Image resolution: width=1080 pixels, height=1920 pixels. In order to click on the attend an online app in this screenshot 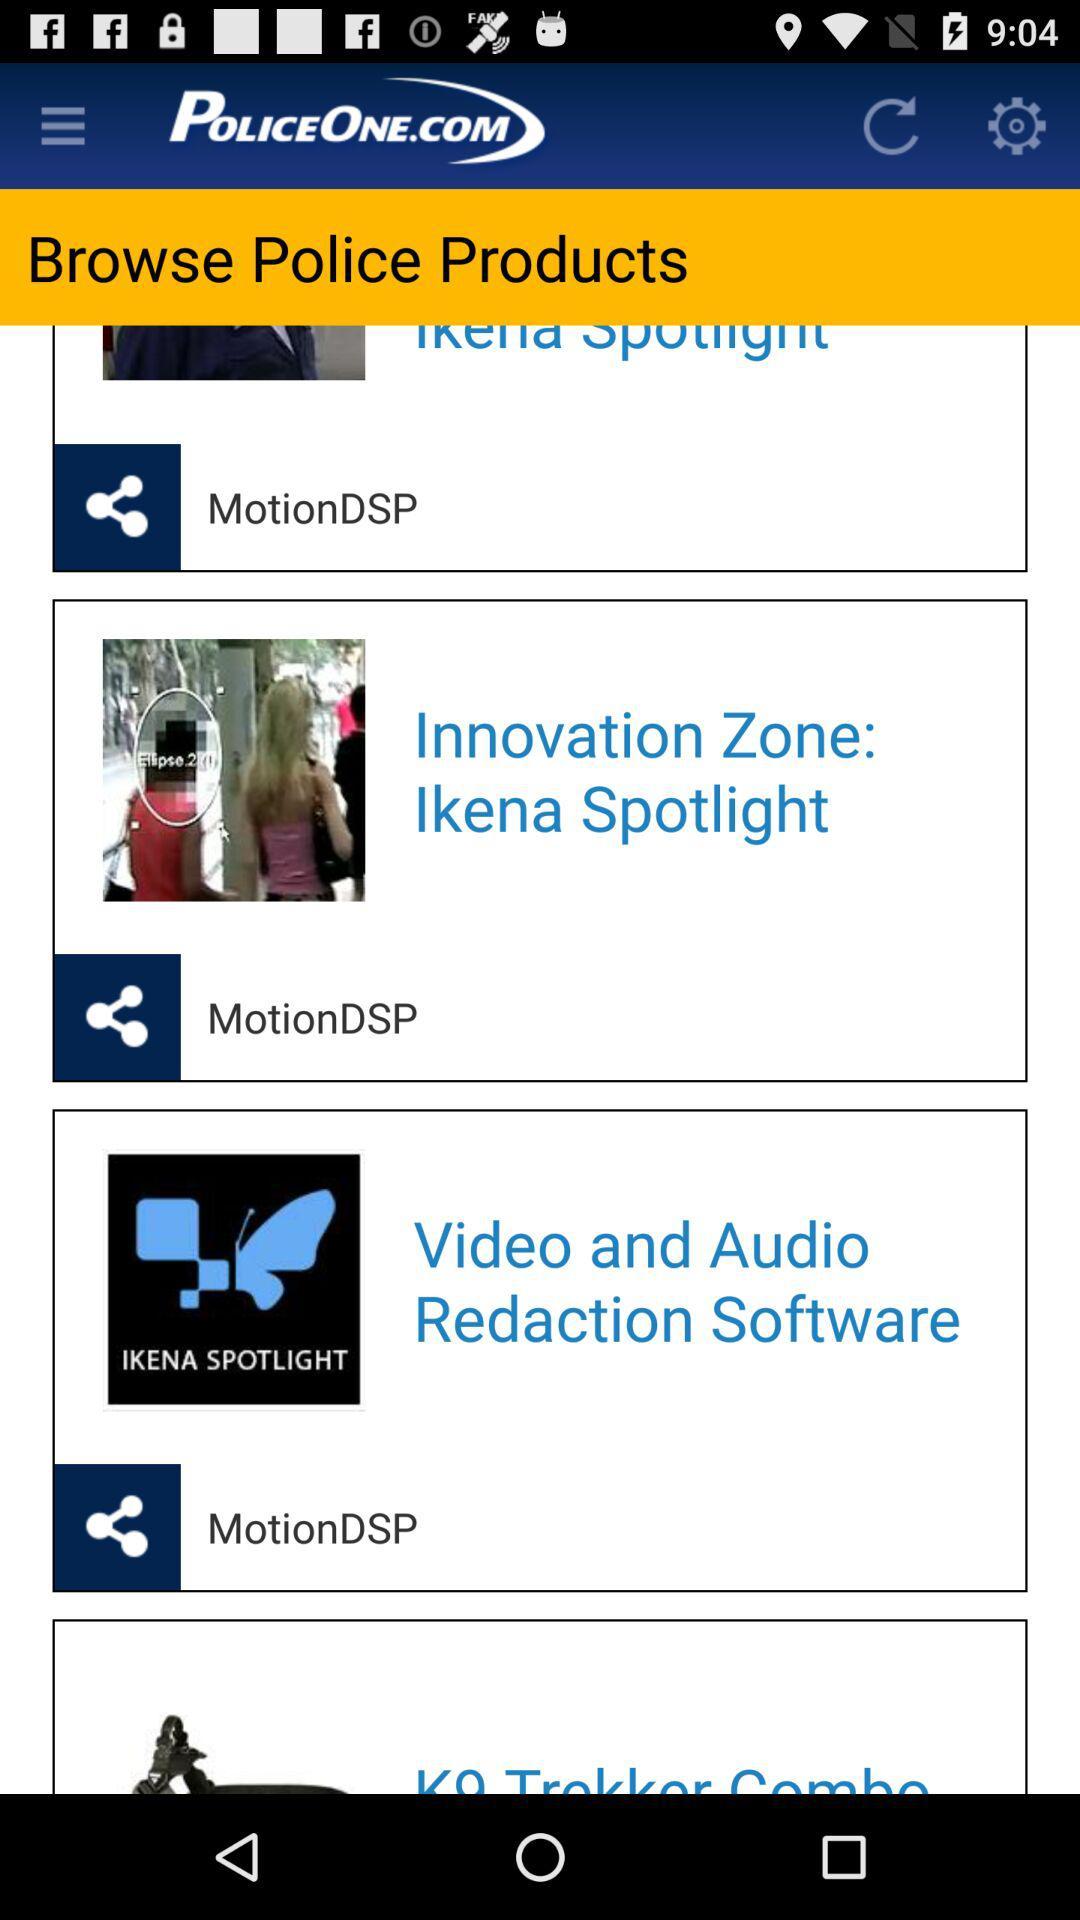, I will do `click(692, 358)`.